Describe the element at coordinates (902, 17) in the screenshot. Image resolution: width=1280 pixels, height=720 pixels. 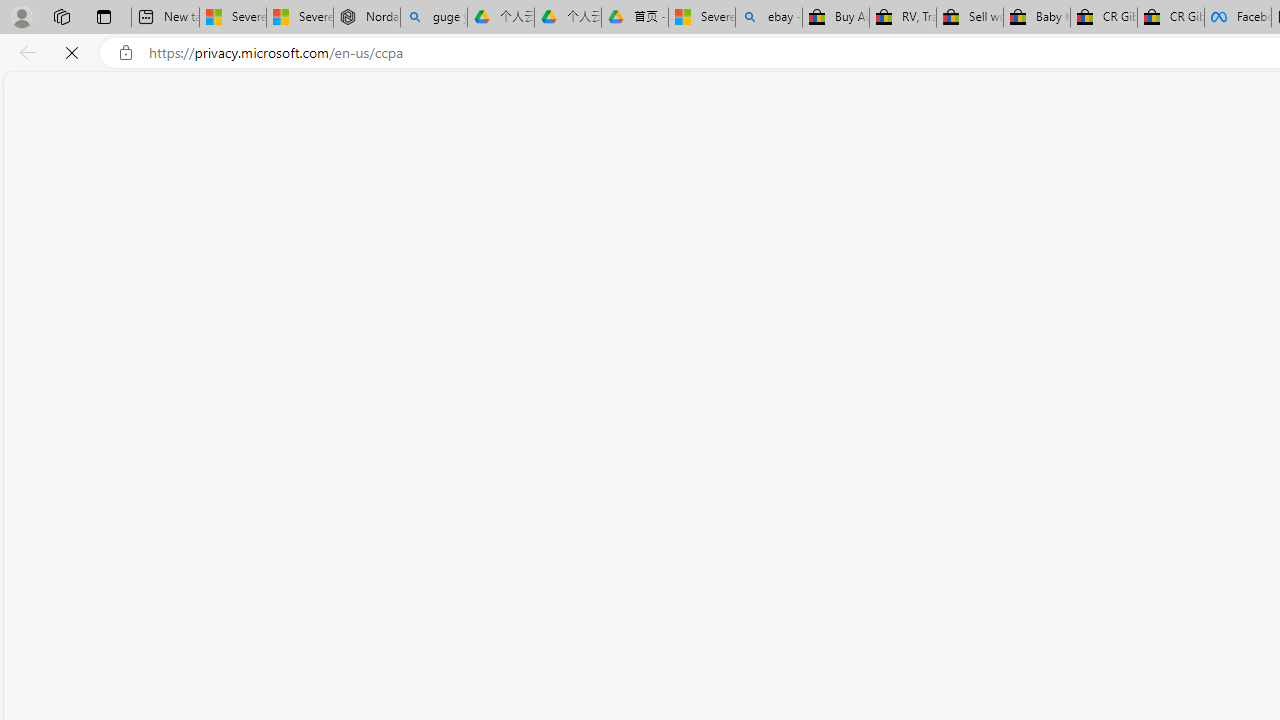
I see `'RV, Trailer & Camper Steps & Ladders for sale | eBay'` at that location.